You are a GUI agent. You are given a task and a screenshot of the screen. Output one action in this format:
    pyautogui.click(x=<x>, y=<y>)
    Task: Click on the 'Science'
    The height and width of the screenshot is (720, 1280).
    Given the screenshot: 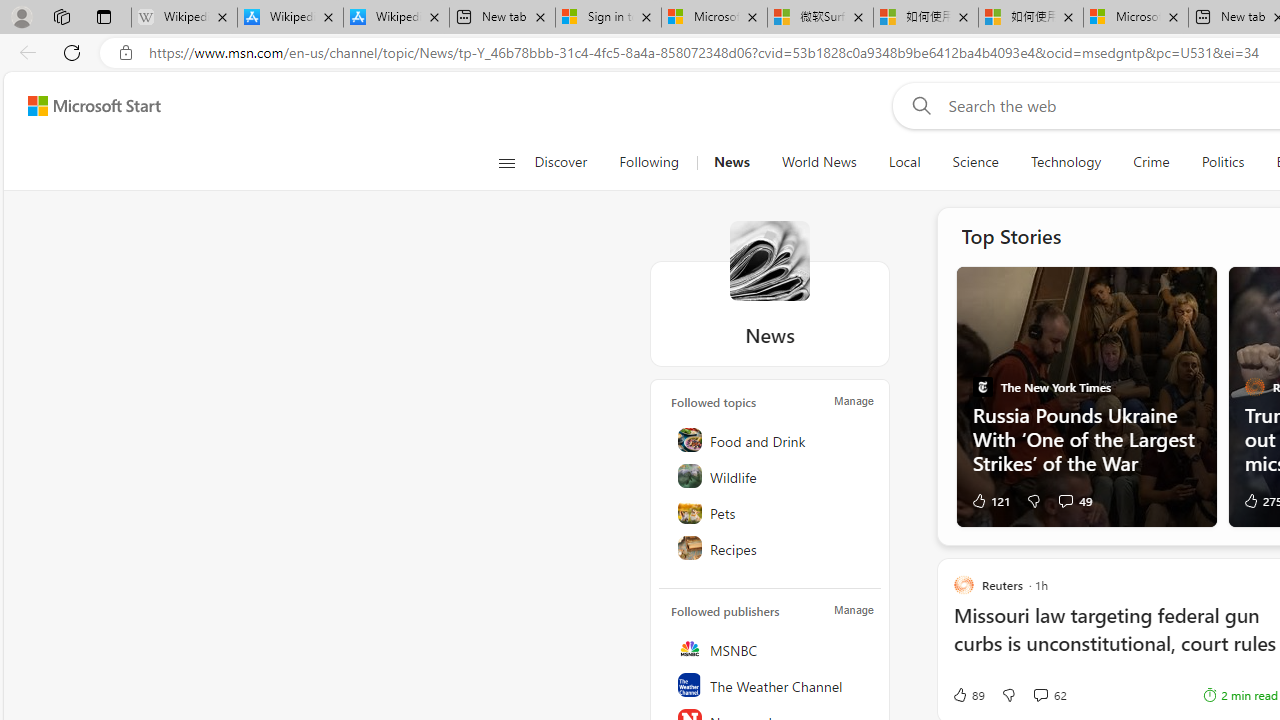 What is the action you would take?
    pyautogui.click(x=975, y=162)
    